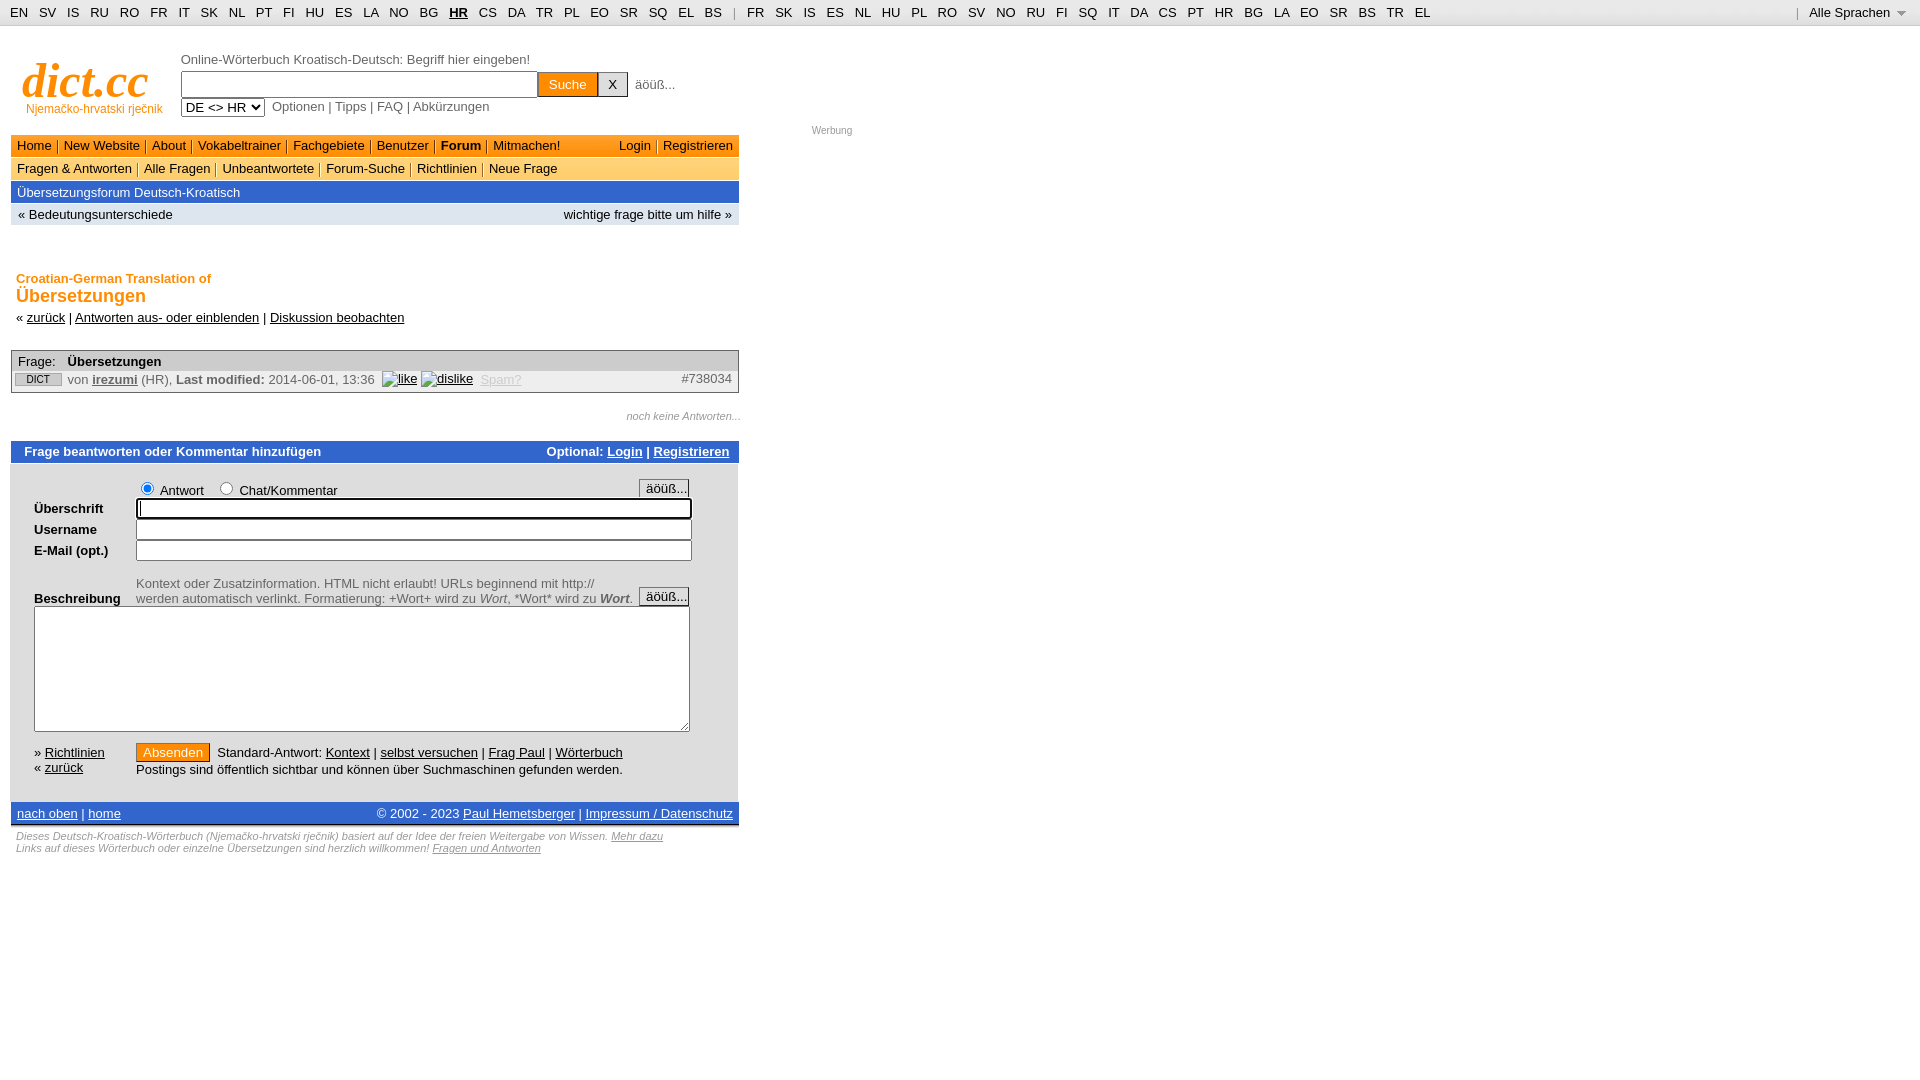 This screenshot has height=1080, width=1920. Describe the element at coordinates (890, 12) in the screenshot. I see `'HU'` at that location.